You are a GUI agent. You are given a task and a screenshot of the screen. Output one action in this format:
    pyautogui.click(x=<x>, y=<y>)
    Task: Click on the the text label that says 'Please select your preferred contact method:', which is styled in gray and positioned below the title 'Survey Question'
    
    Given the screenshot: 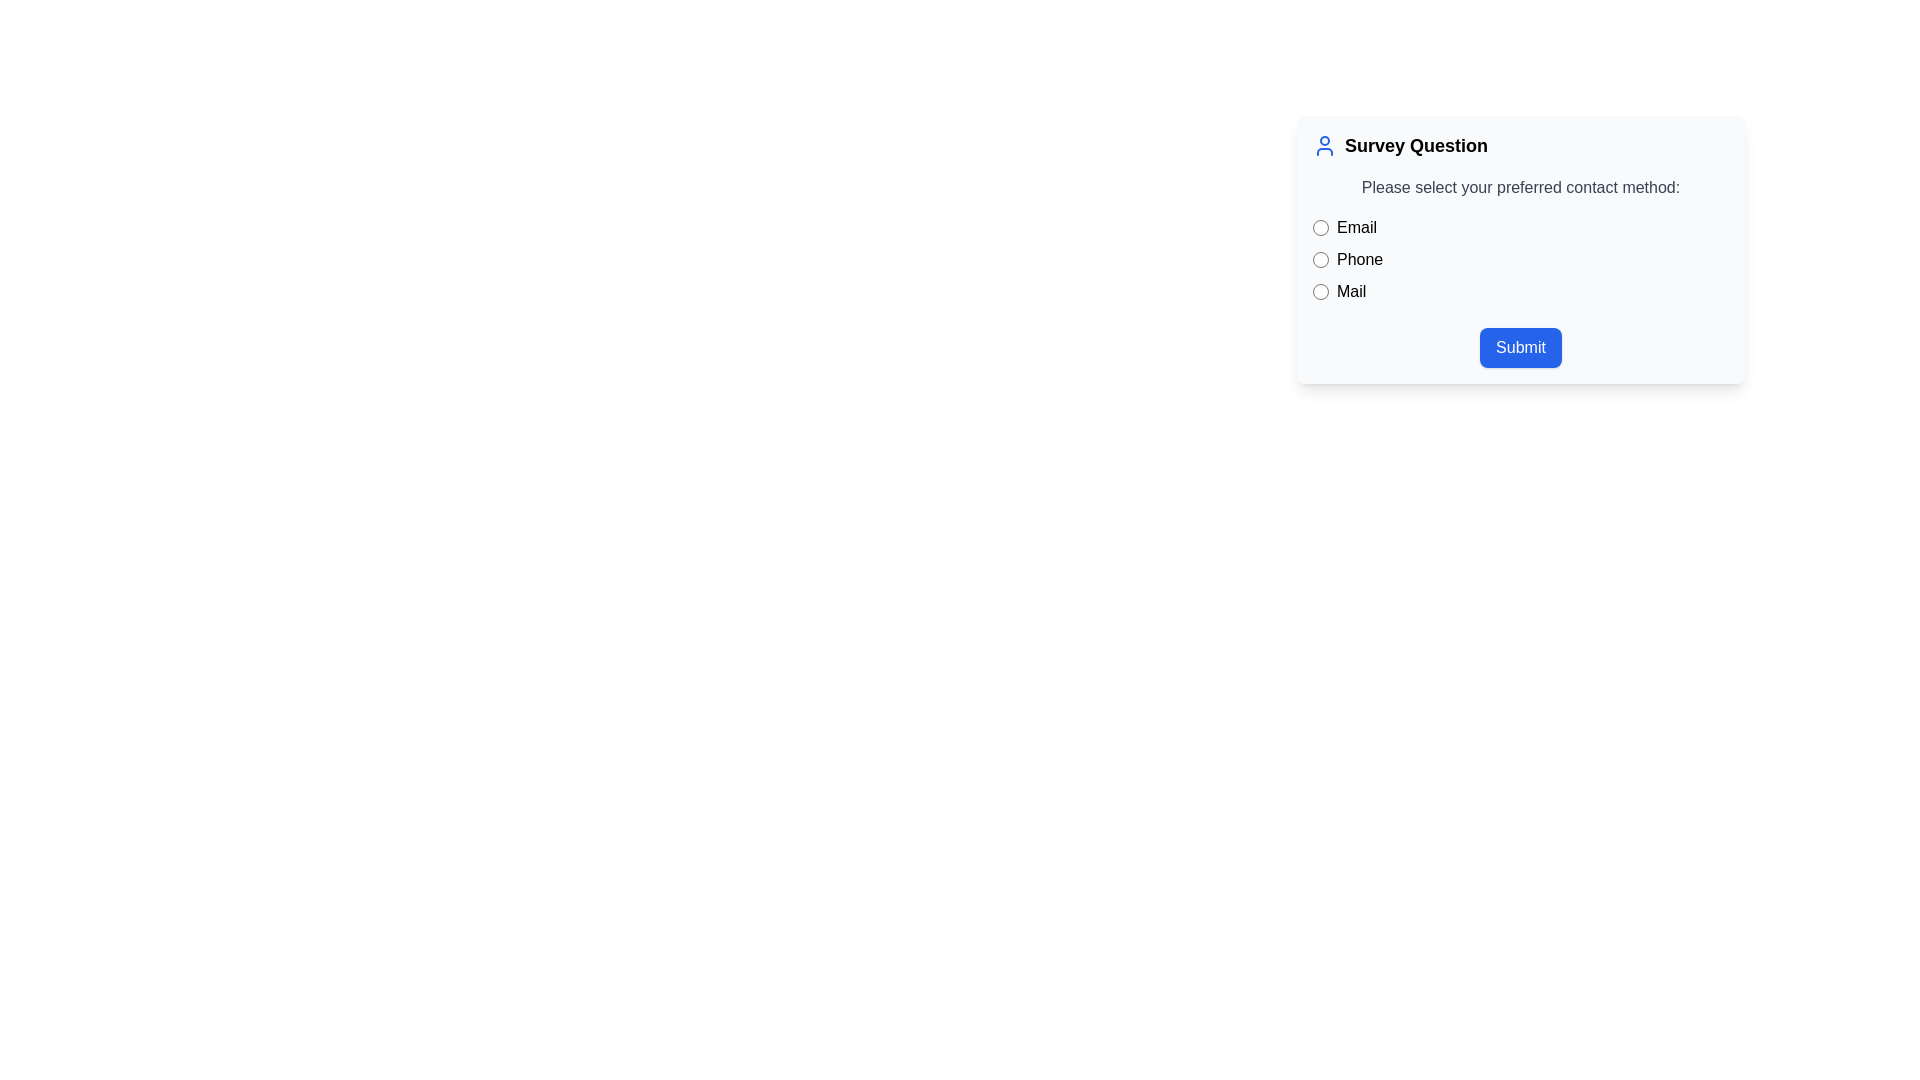 What is the action you would take?
    pyautogui.click(x=1520, y=188)
    